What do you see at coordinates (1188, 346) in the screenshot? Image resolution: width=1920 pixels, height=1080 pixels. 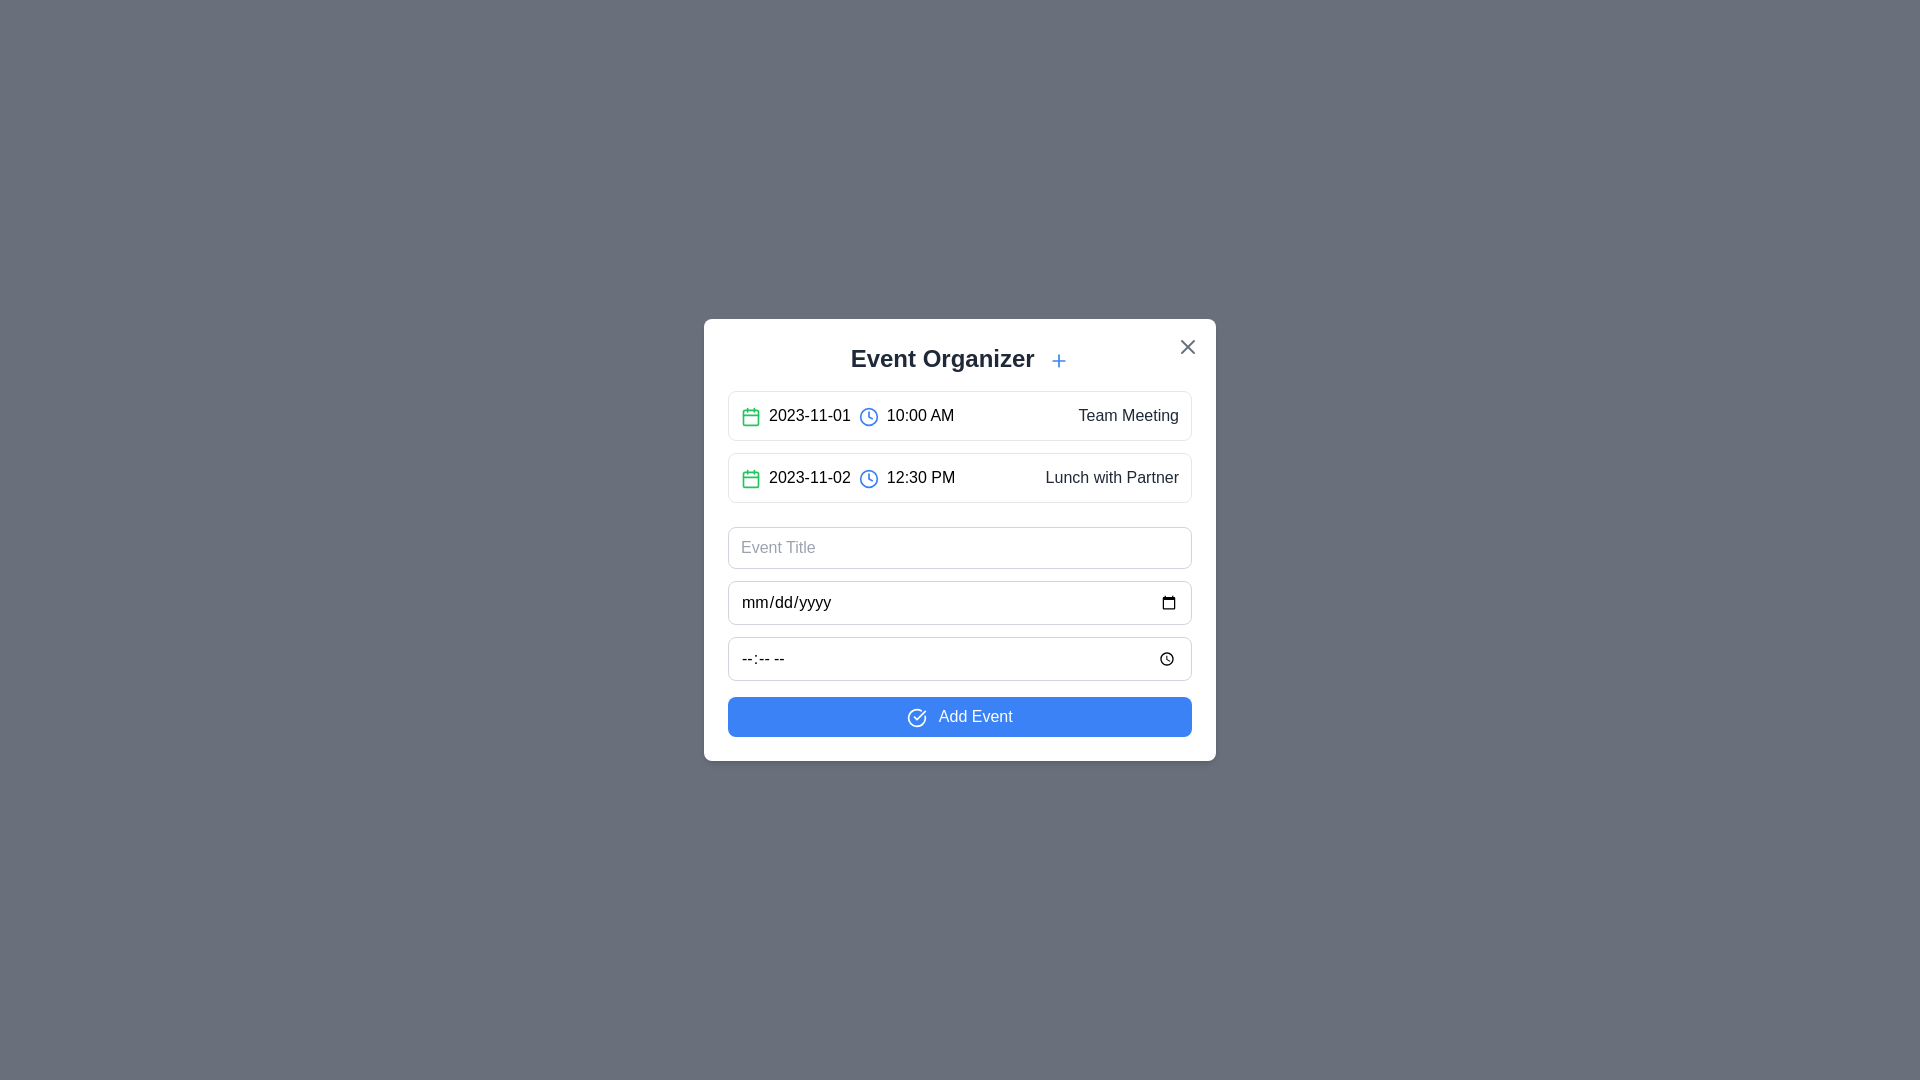 I see `the small red 'X' icon representing the close button located in the top-right corner of the 'Event Organizer' modal` at bounding box center [1188, 346].